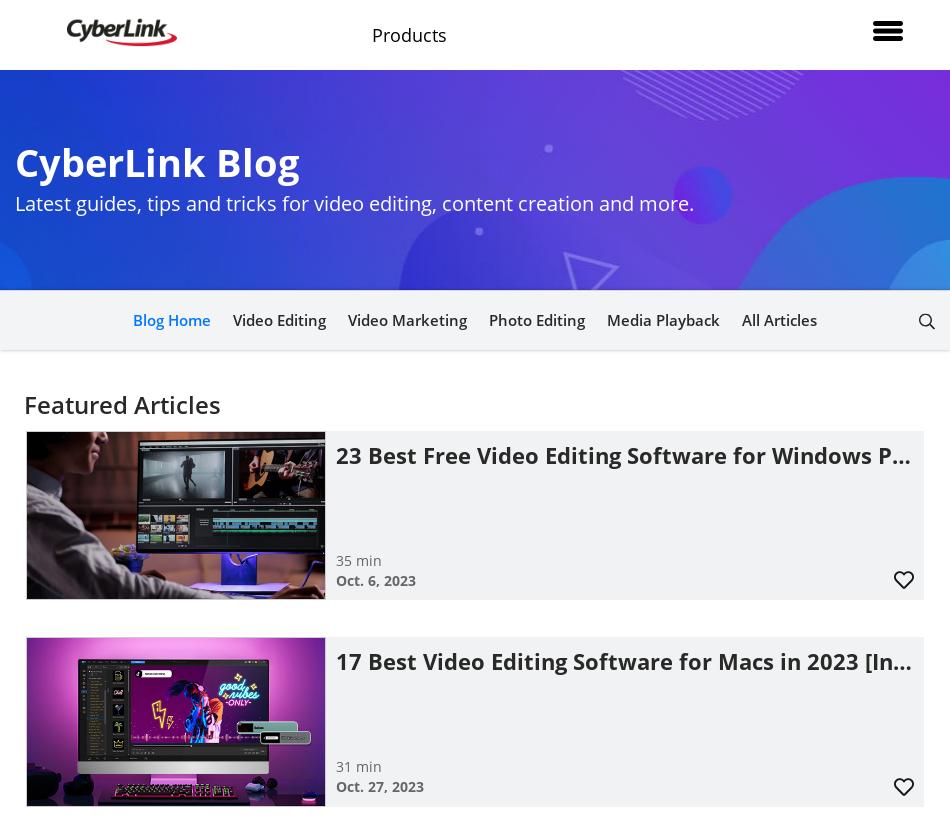 Image resolution: width=950 pixels, height=820 pixels. What do you see at coordinates (358, 559) in the screenshot?
I see `'35 min'` at bounding box center [358, 559].